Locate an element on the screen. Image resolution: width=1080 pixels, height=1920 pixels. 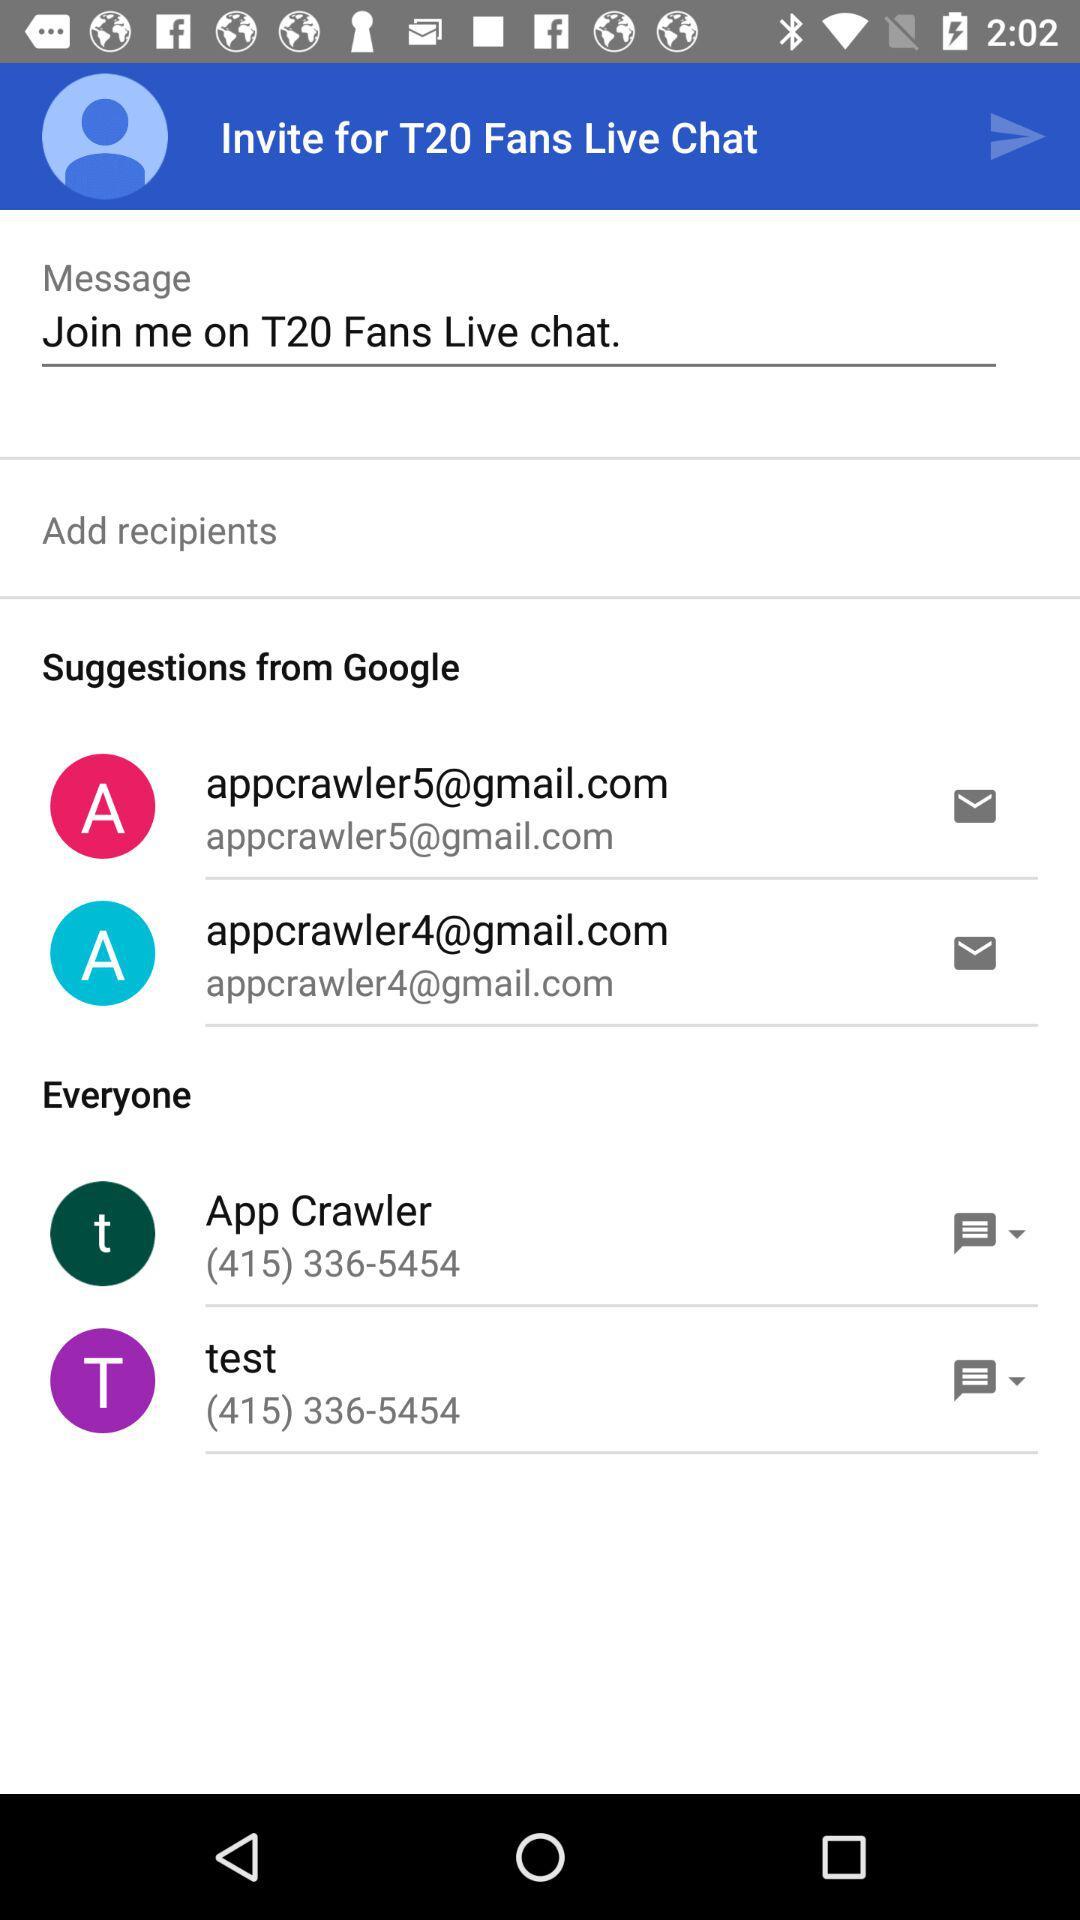
the app to the right of the invite for t20 icon is located at coordinates (1017, 135).